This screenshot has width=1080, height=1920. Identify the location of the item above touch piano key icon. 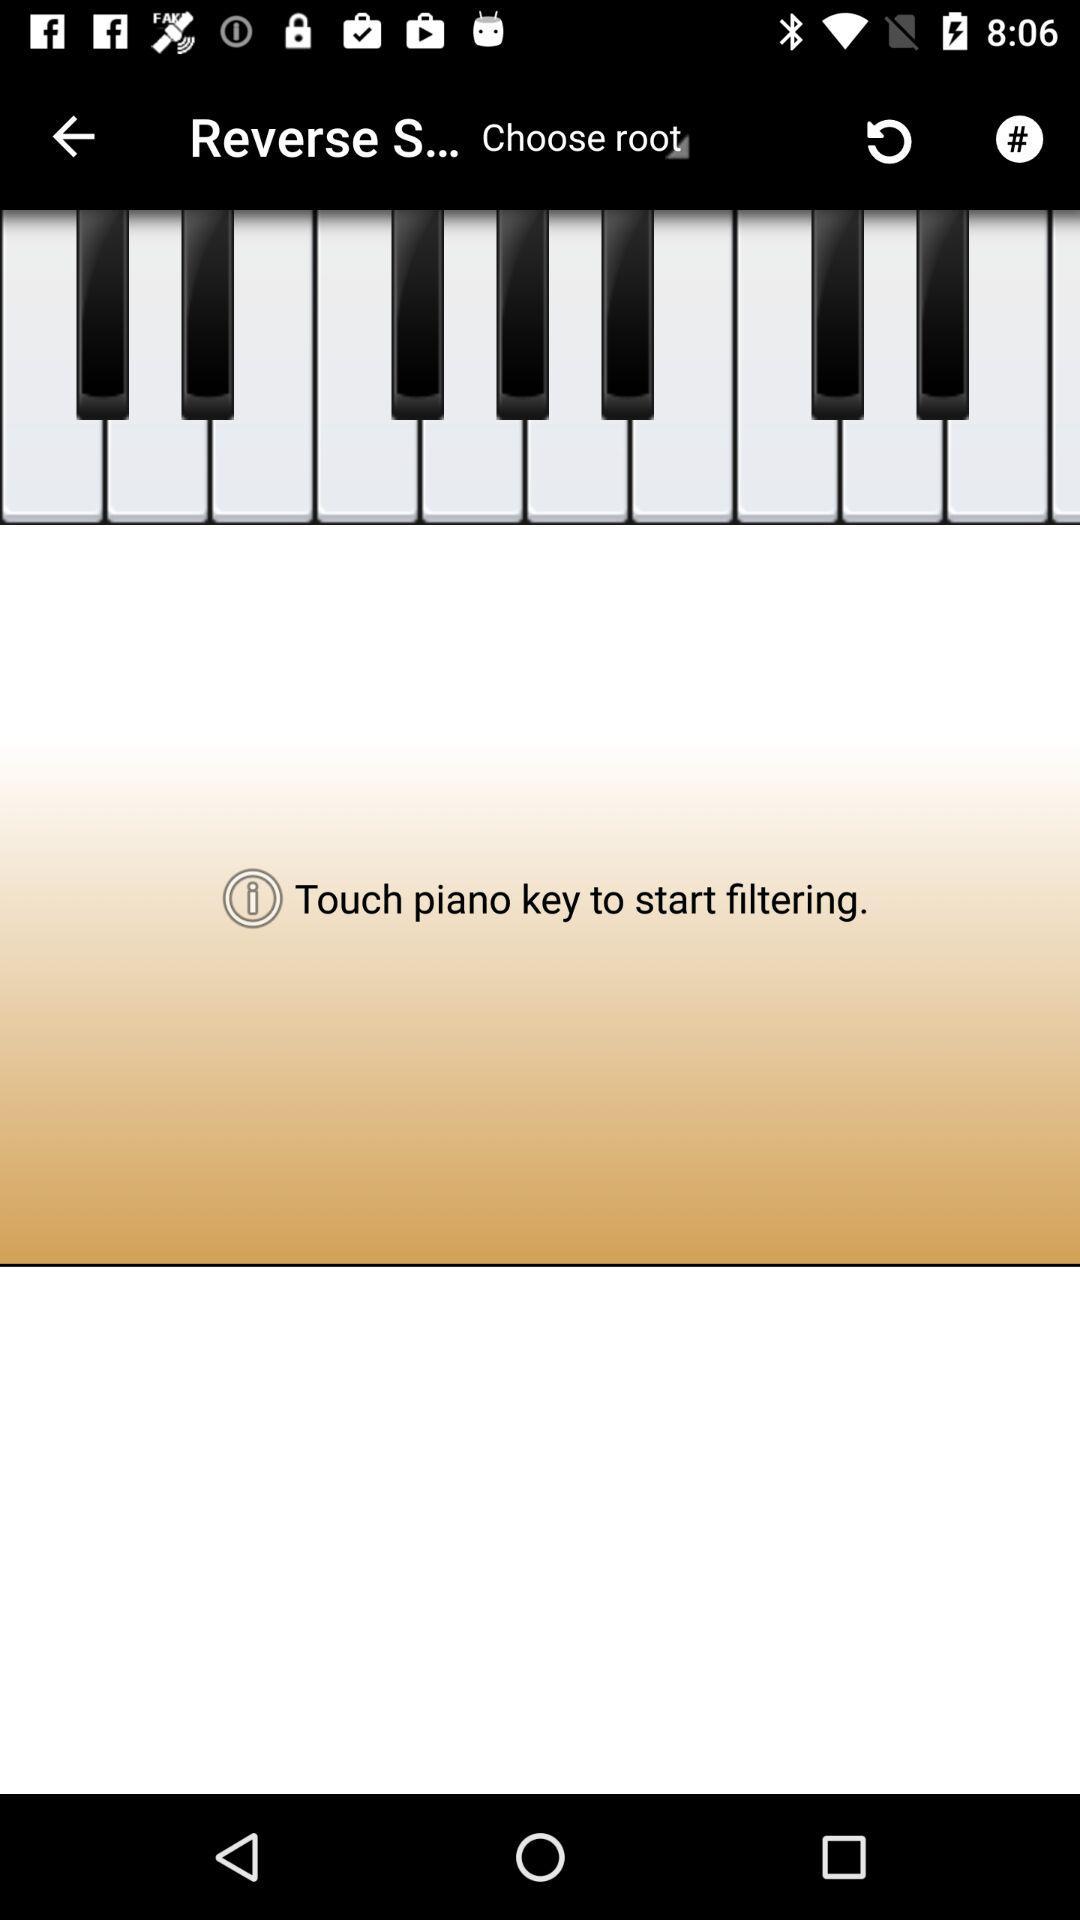
(577, 367).